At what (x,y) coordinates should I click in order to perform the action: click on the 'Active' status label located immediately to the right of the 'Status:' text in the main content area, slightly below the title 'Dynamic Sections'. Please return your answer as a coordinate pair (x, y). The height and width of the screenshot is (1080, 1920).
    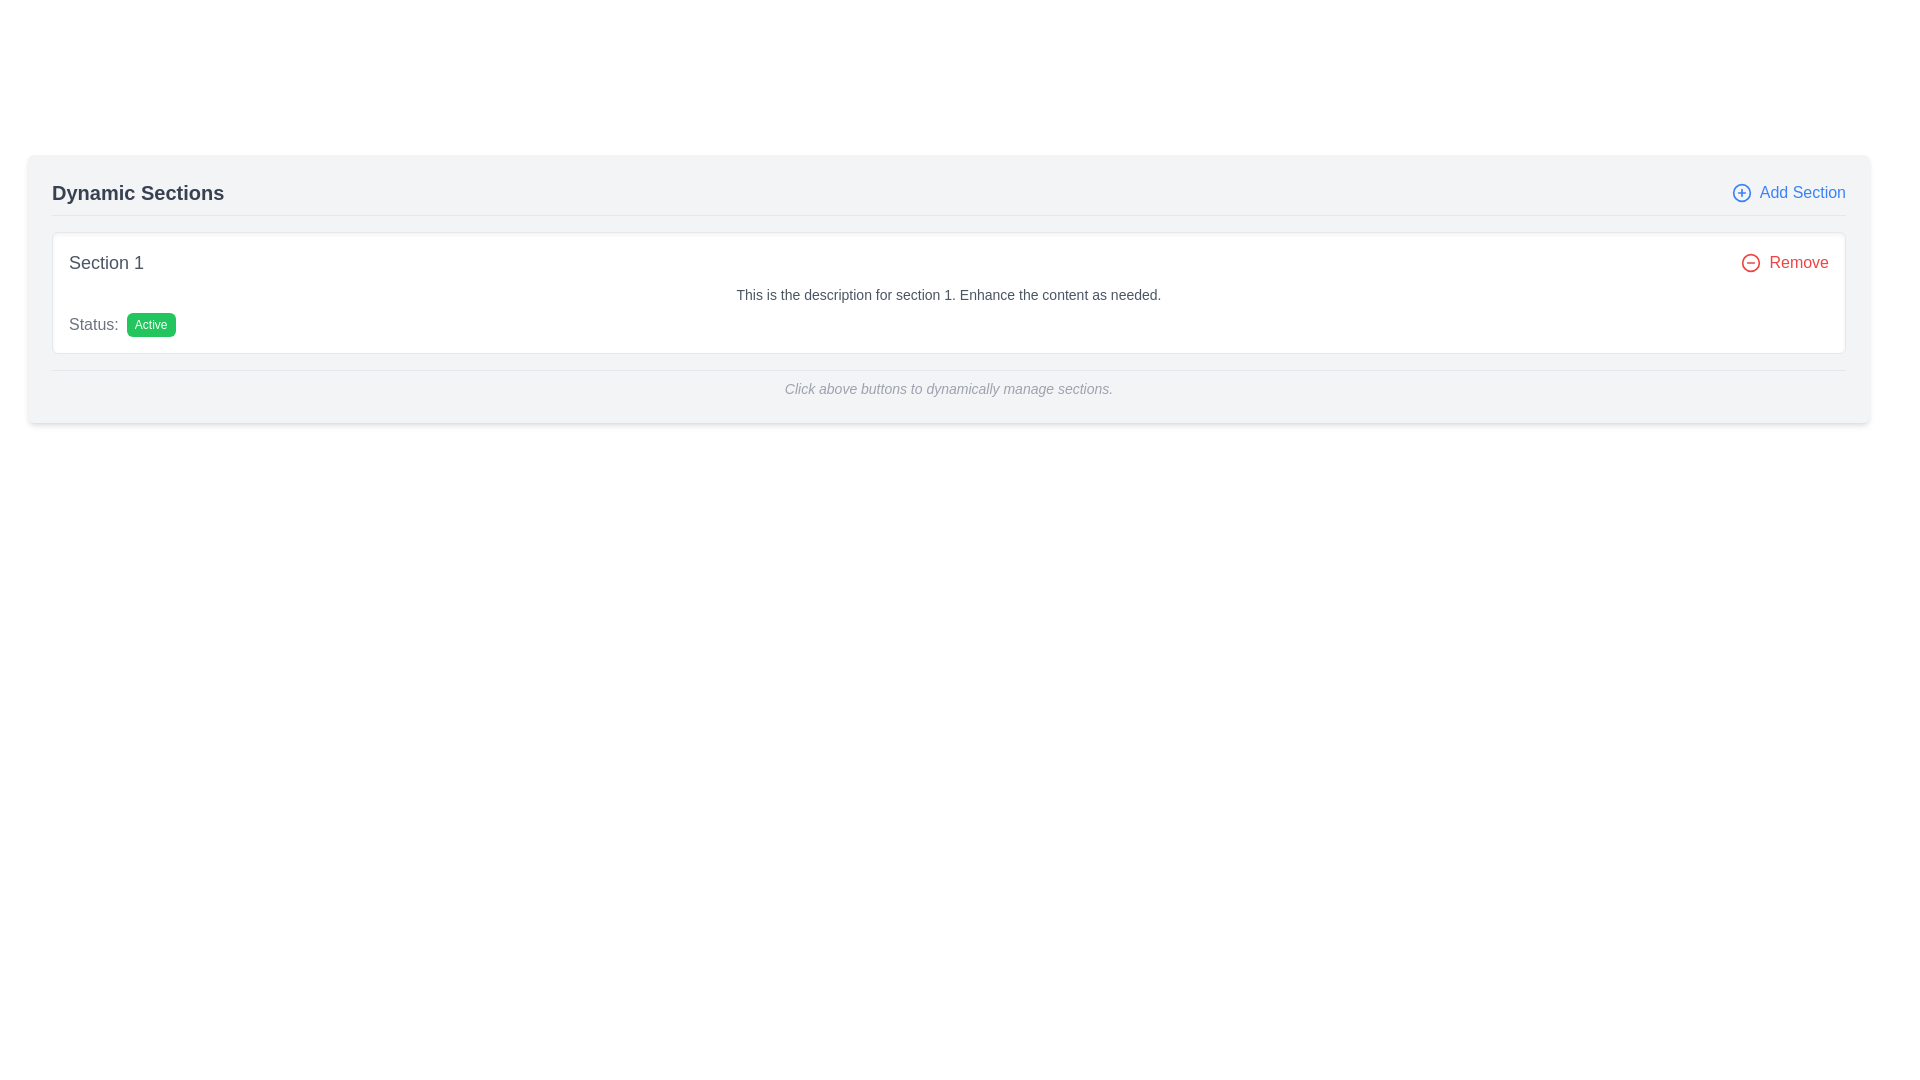
    Looking at the image, I should click on (150, 323).